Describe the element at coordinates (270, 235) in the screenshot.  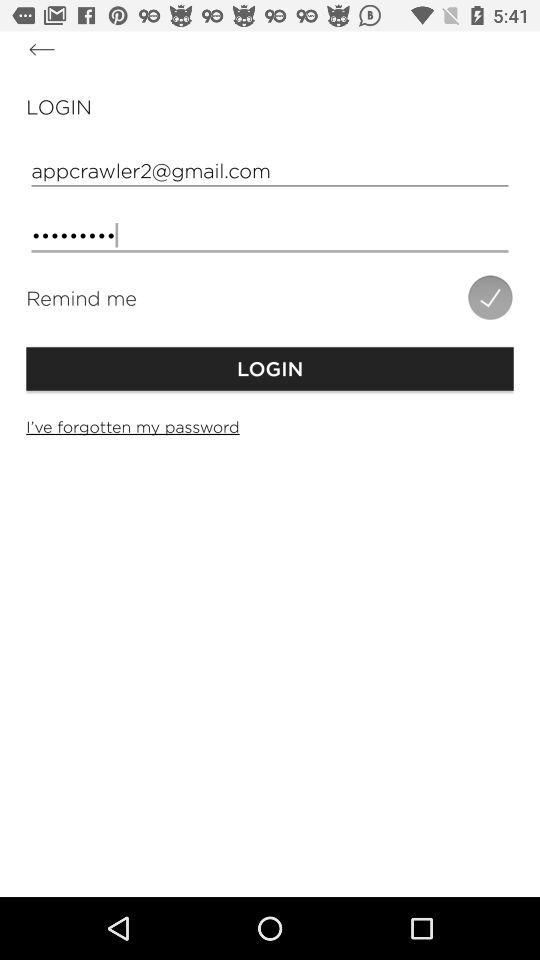
I see `item below the appcrawler2@gmail.com` at that location.